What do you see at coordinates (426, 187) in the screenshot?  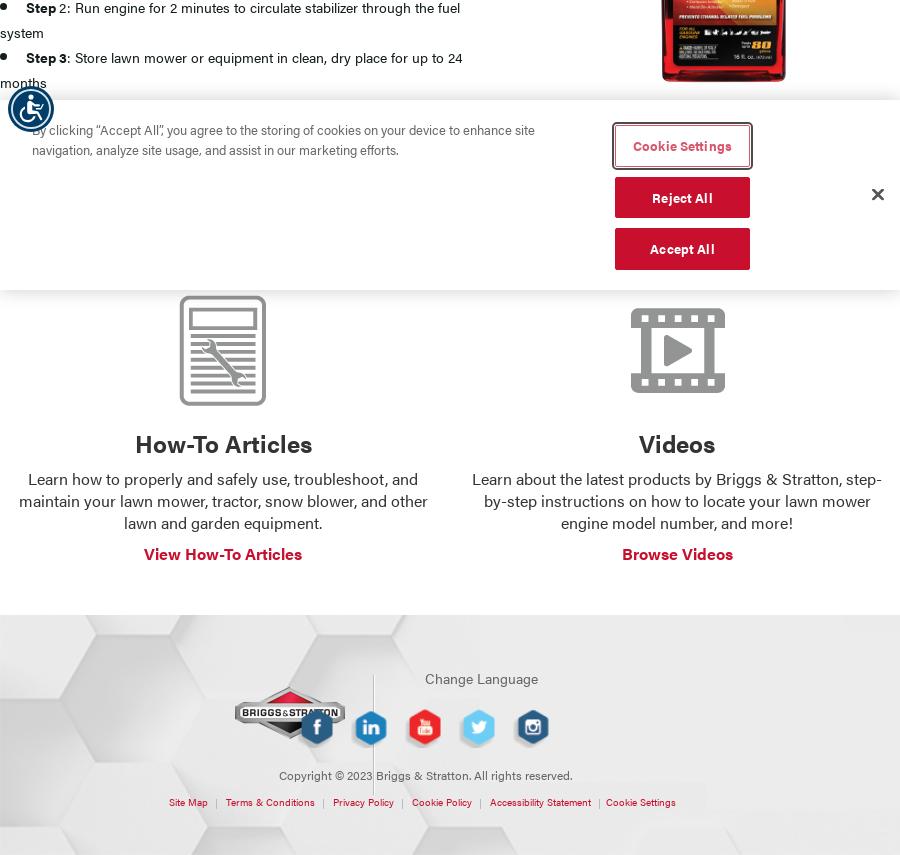 I see `'The use of a fuel stabilizer in the storage container is recommended to maintain freshness. It is also recommended that fuel is purchased in quantities that can be used within 30 days. This will assure fuel freshness and volatility tailored to the season.'` at bounding box center [426, 187].